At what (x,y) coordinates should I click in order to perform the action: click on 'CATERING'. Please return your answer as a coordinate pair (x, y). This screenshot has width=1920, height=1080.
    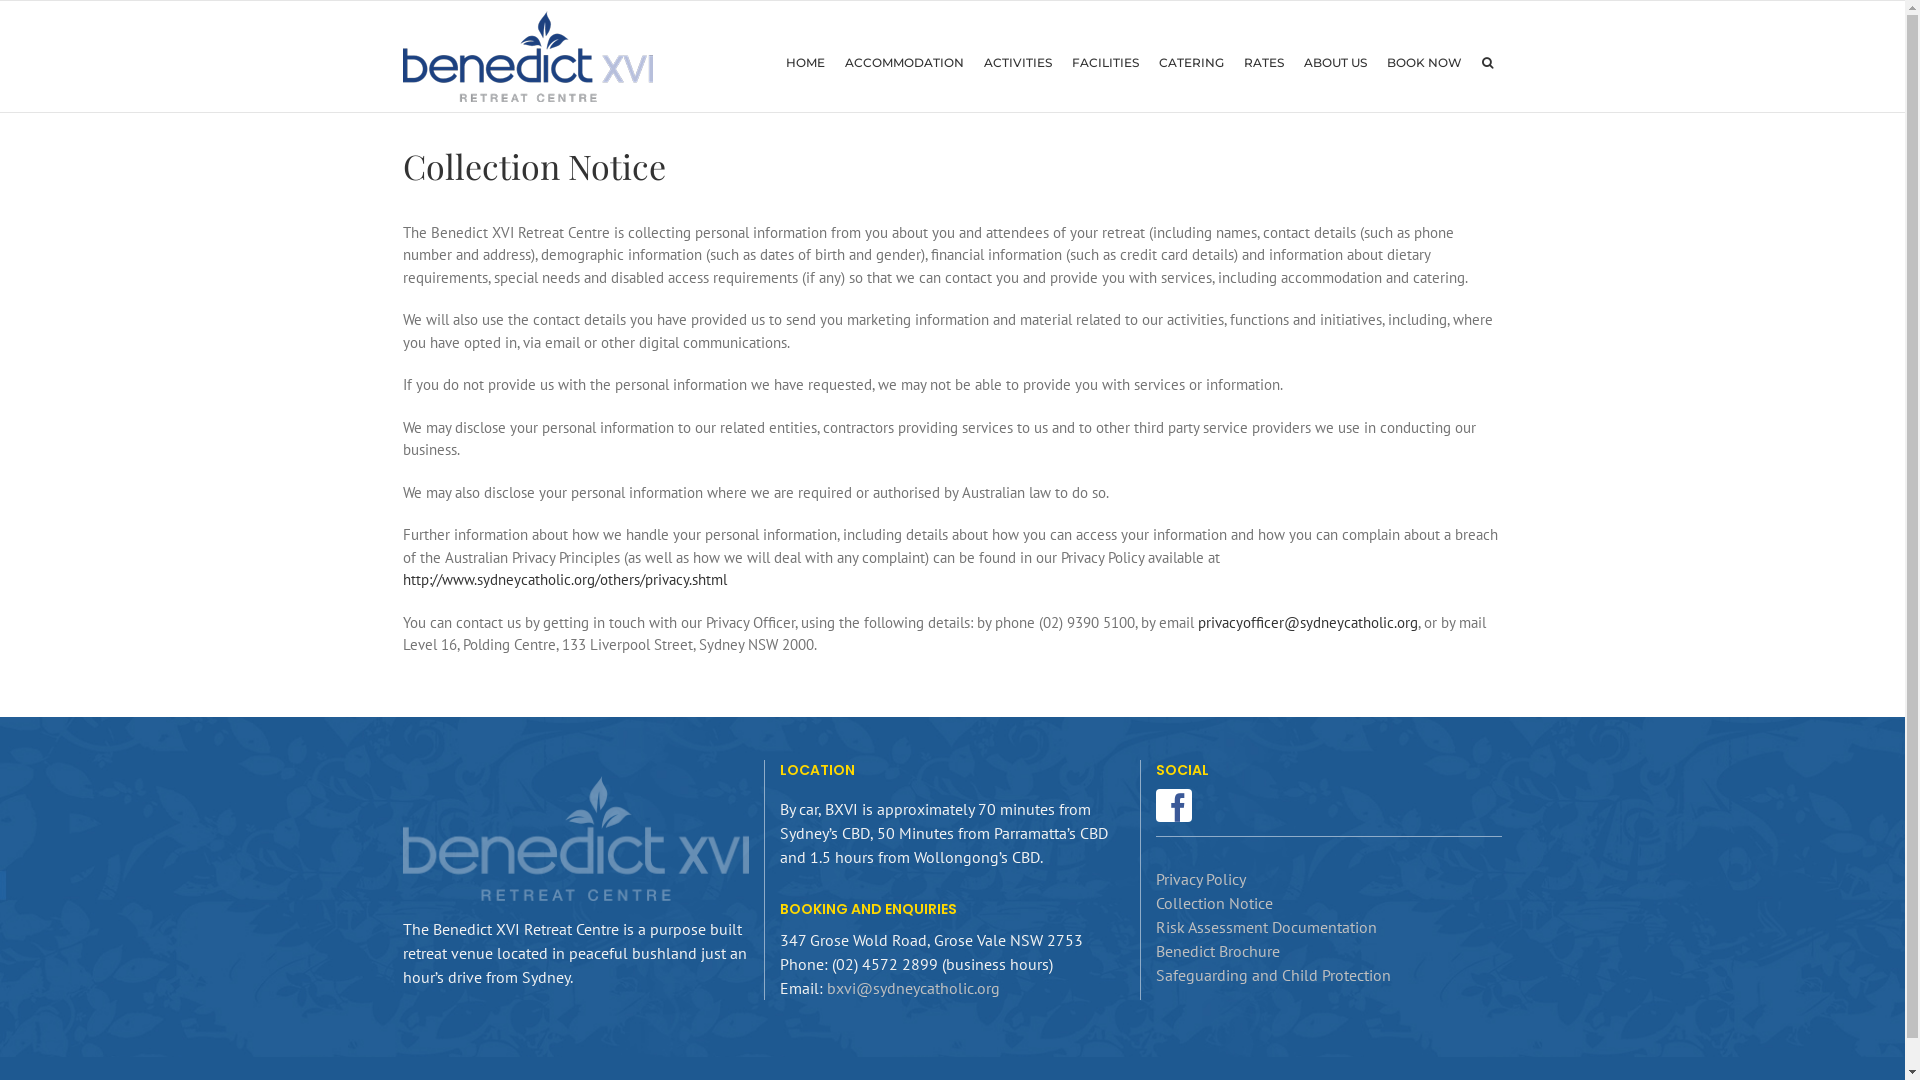
    Looking at the image, I should click on (1190, 61).